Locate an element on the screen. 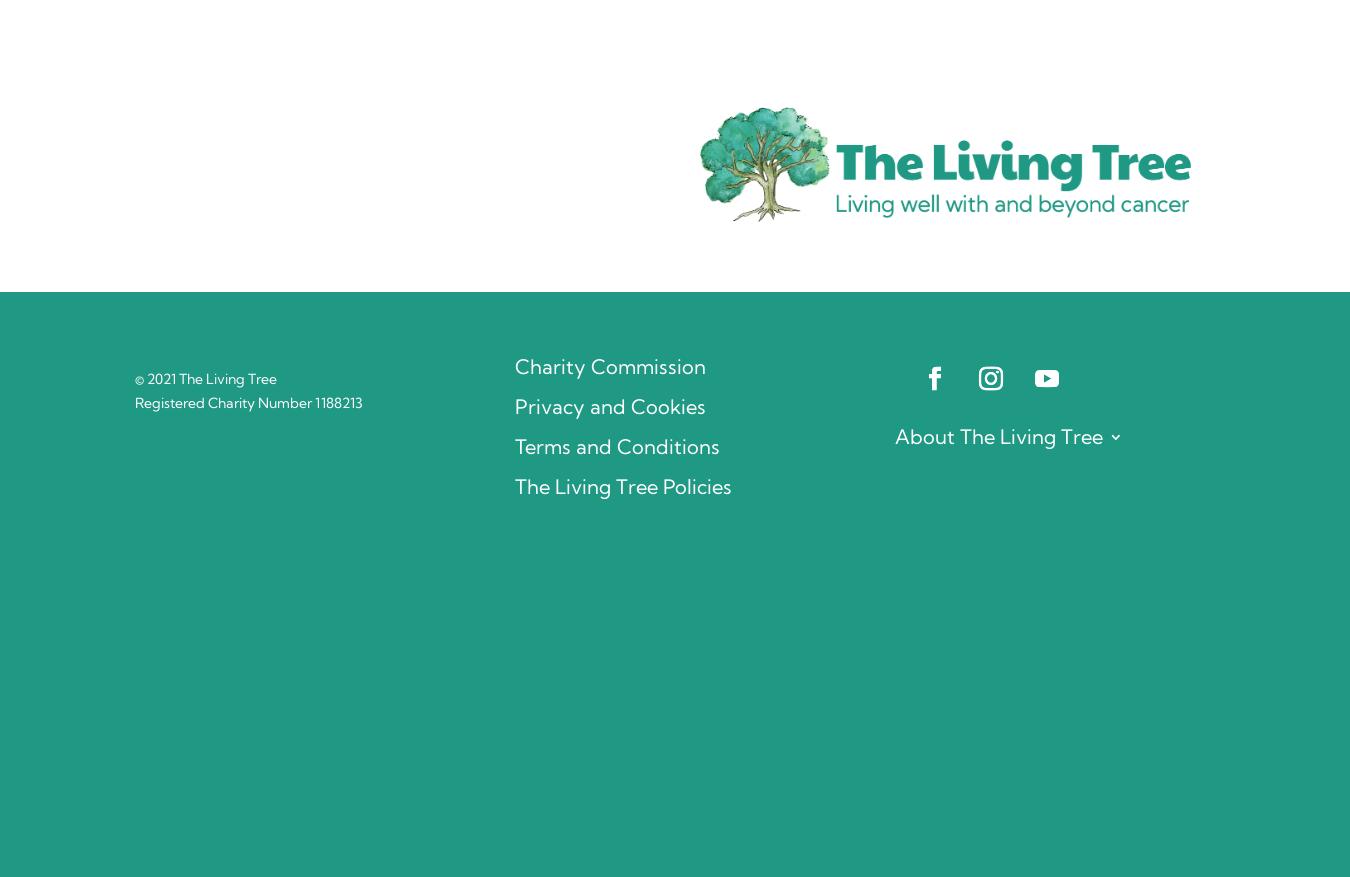 This screenshot has width=1350, height=877. 'Equality and diversity statement' is located at coordinates (981, 783).